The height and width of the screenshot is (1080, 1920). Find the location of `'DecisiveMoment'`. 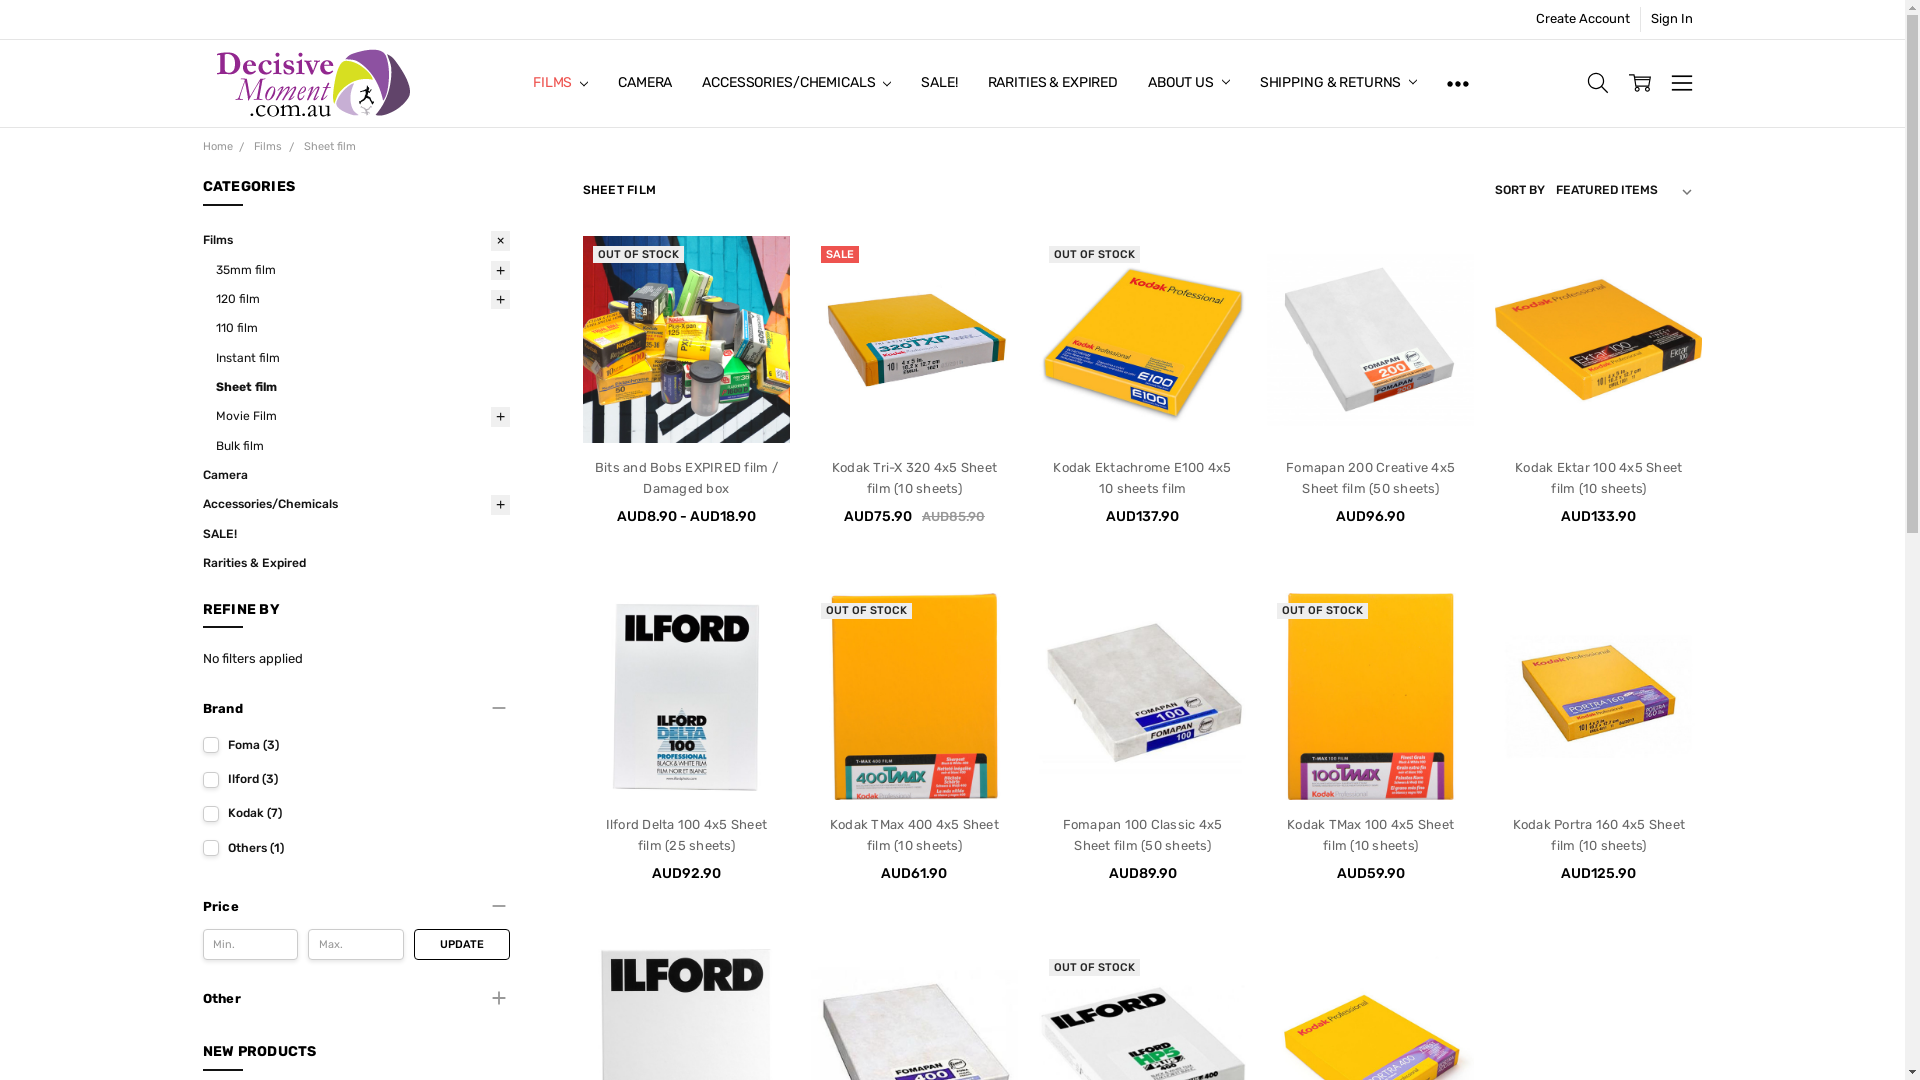

'DecisiveMoment' is located at coordinates (312, 82).